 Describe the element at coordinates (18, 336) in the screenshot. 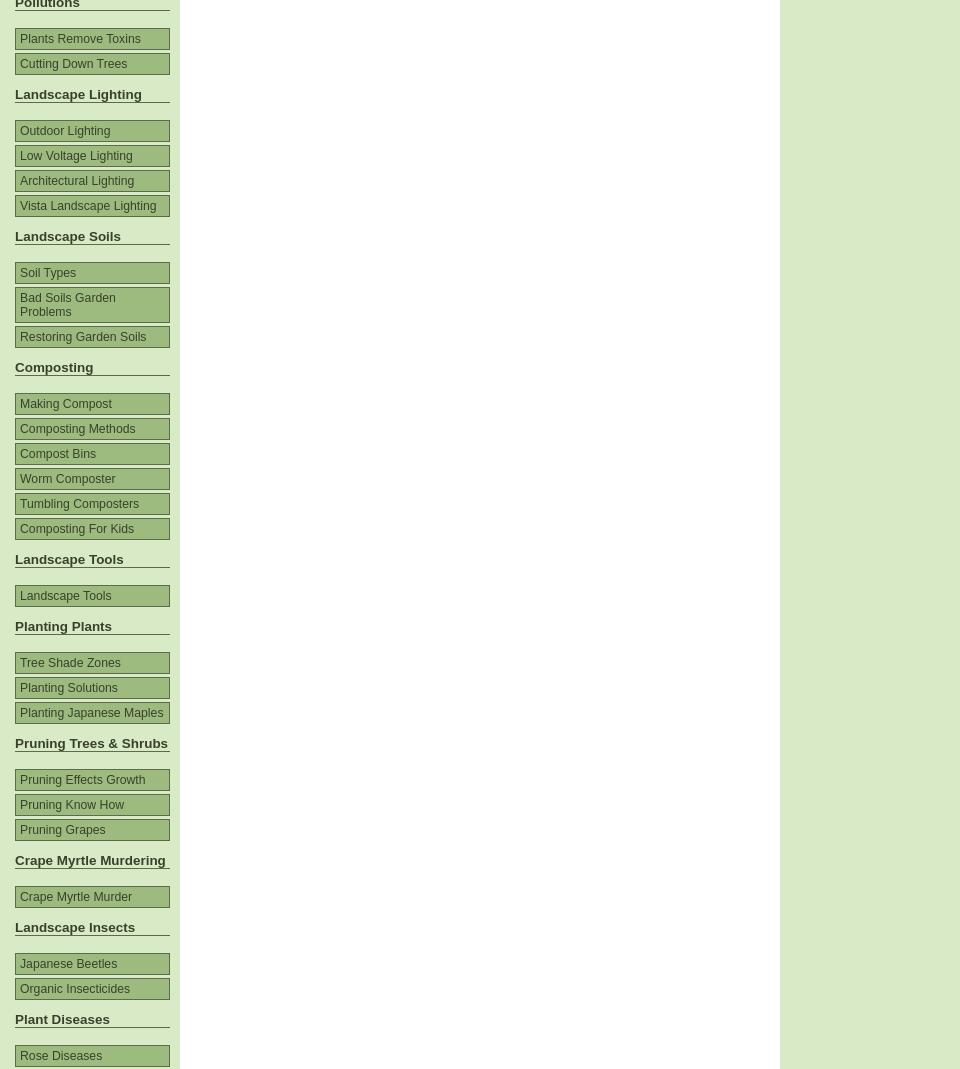

I see `'Restoring Garden Soils'` at that location.